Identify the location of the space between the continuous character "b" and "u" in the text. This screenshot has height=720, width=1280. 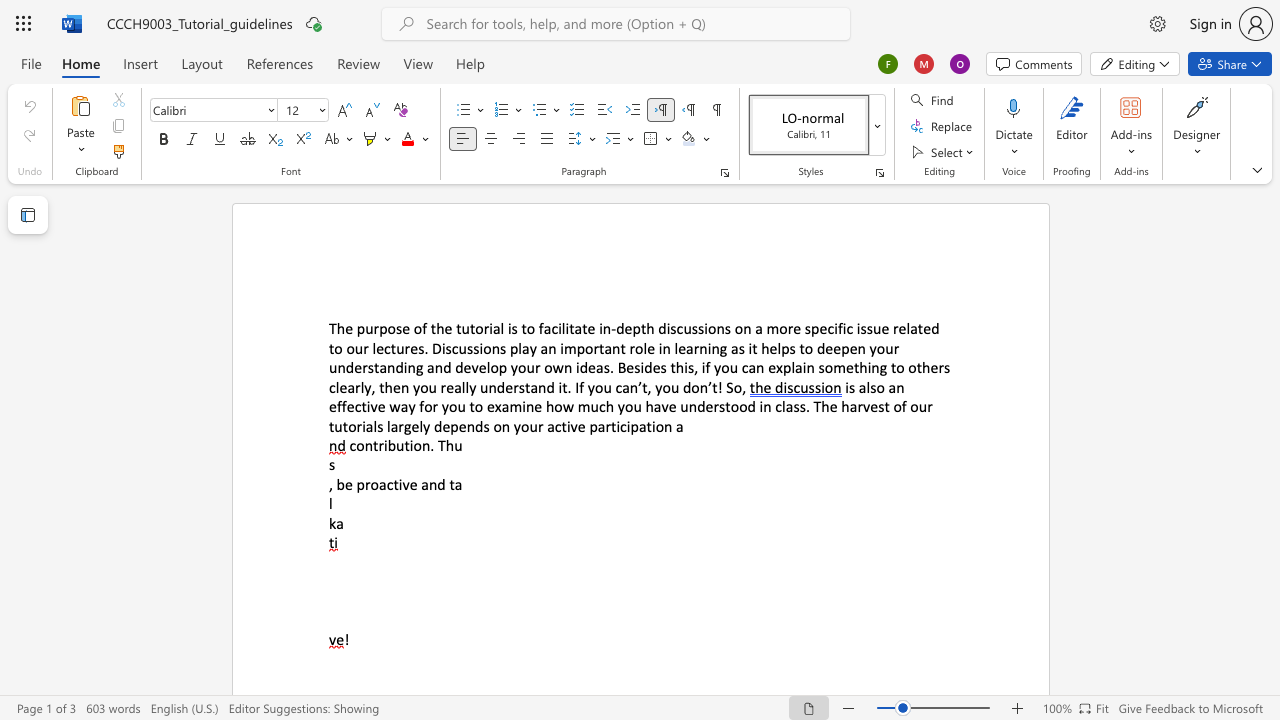
(396, 444).